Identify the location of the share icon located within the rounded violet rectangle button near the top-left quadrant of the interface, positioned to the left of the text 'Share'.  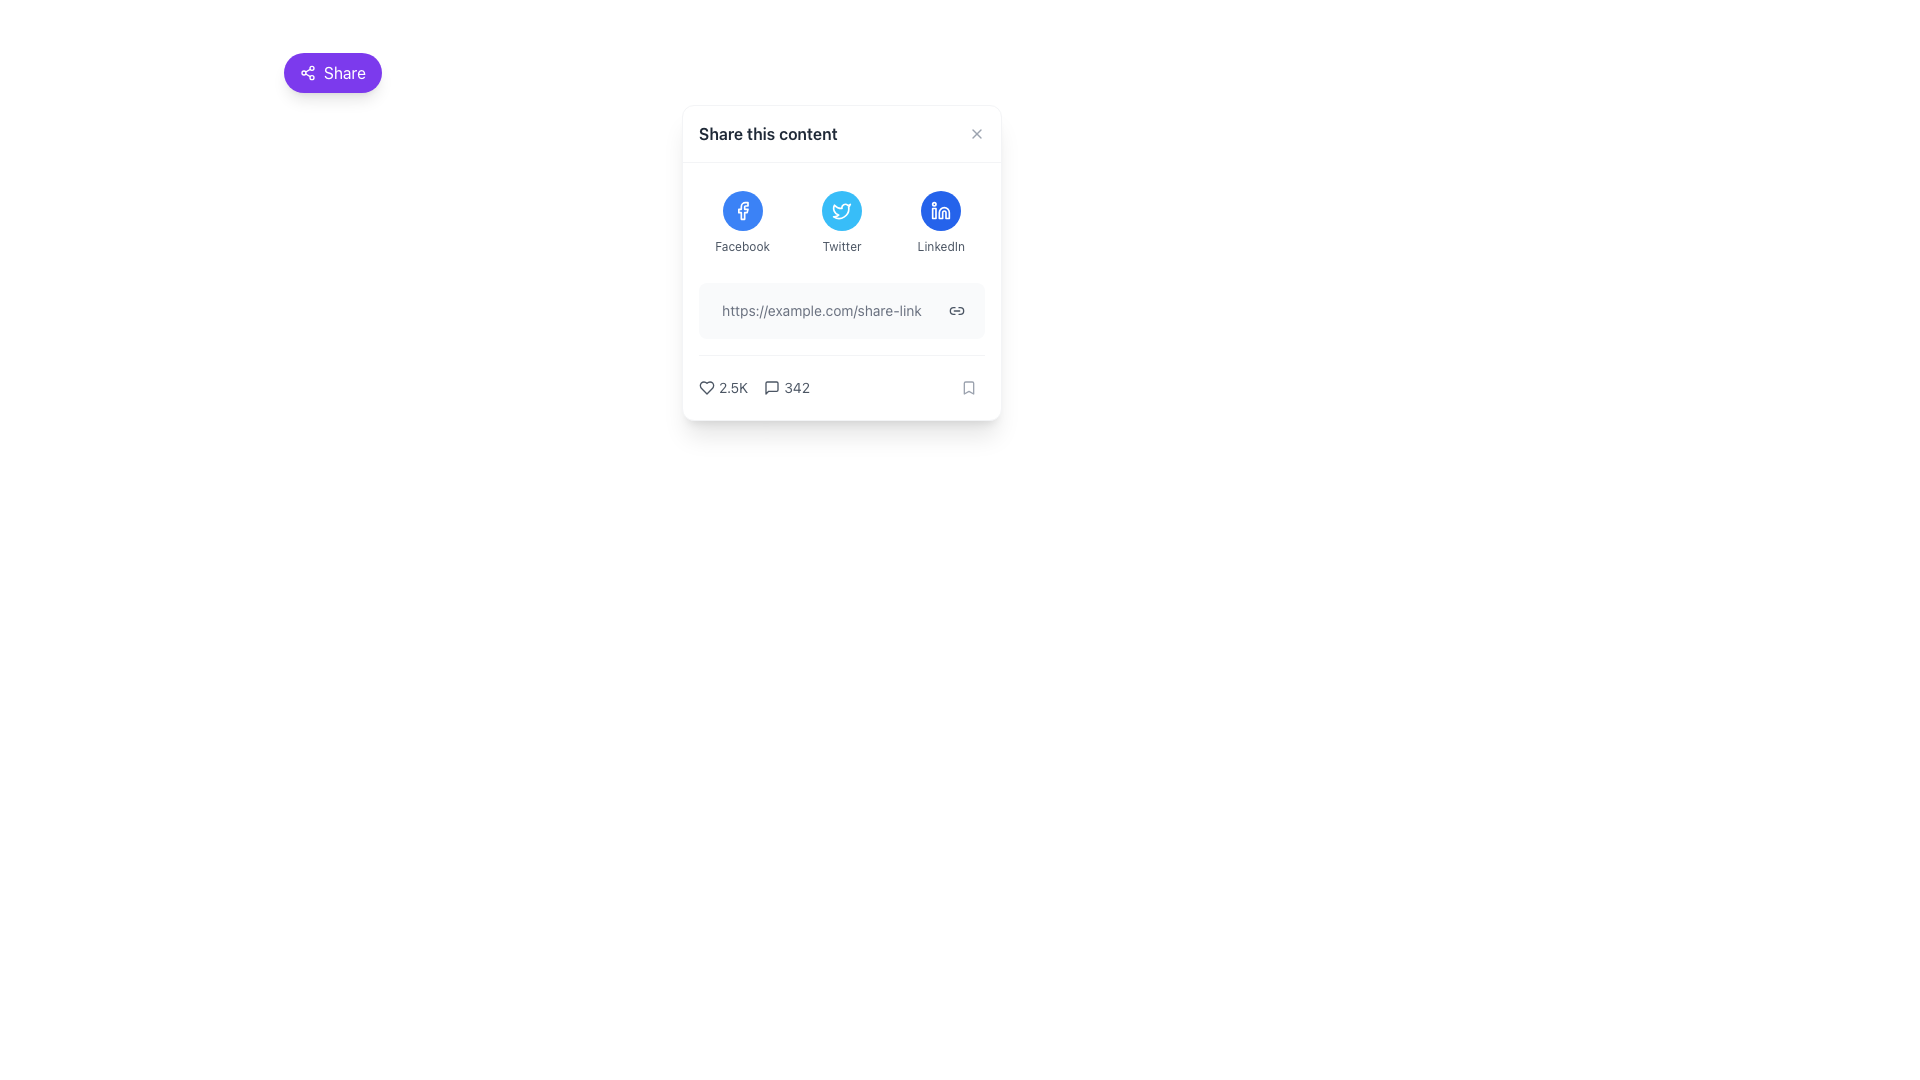
(306, 72).